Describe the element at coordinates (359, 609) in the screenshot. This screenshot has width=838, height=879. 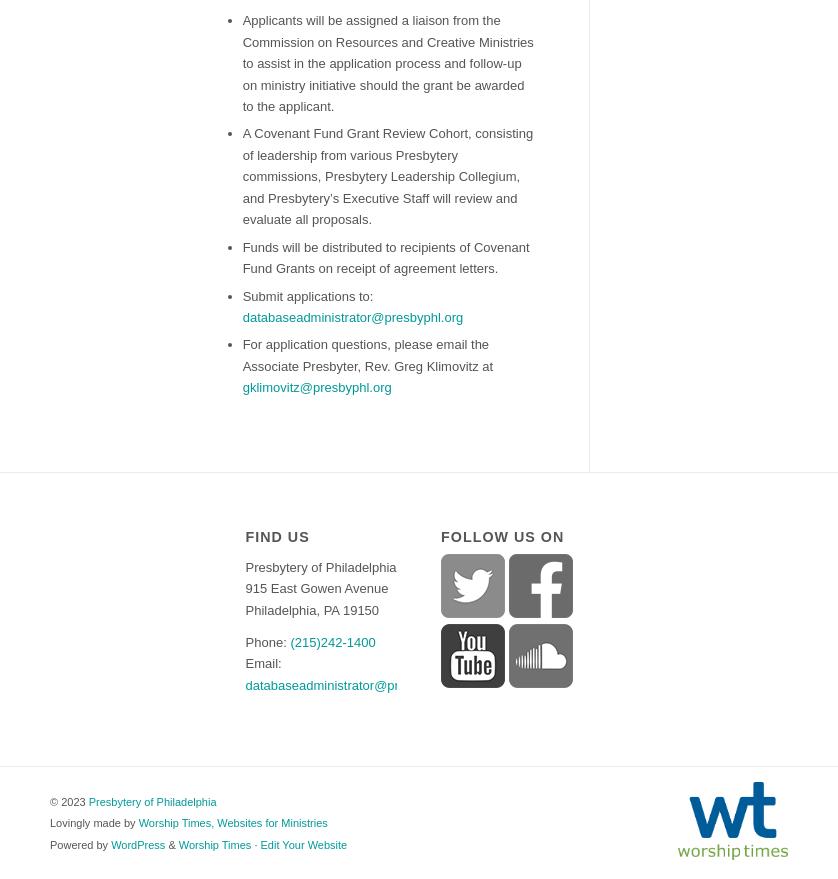
I see `'19150'` at that location.